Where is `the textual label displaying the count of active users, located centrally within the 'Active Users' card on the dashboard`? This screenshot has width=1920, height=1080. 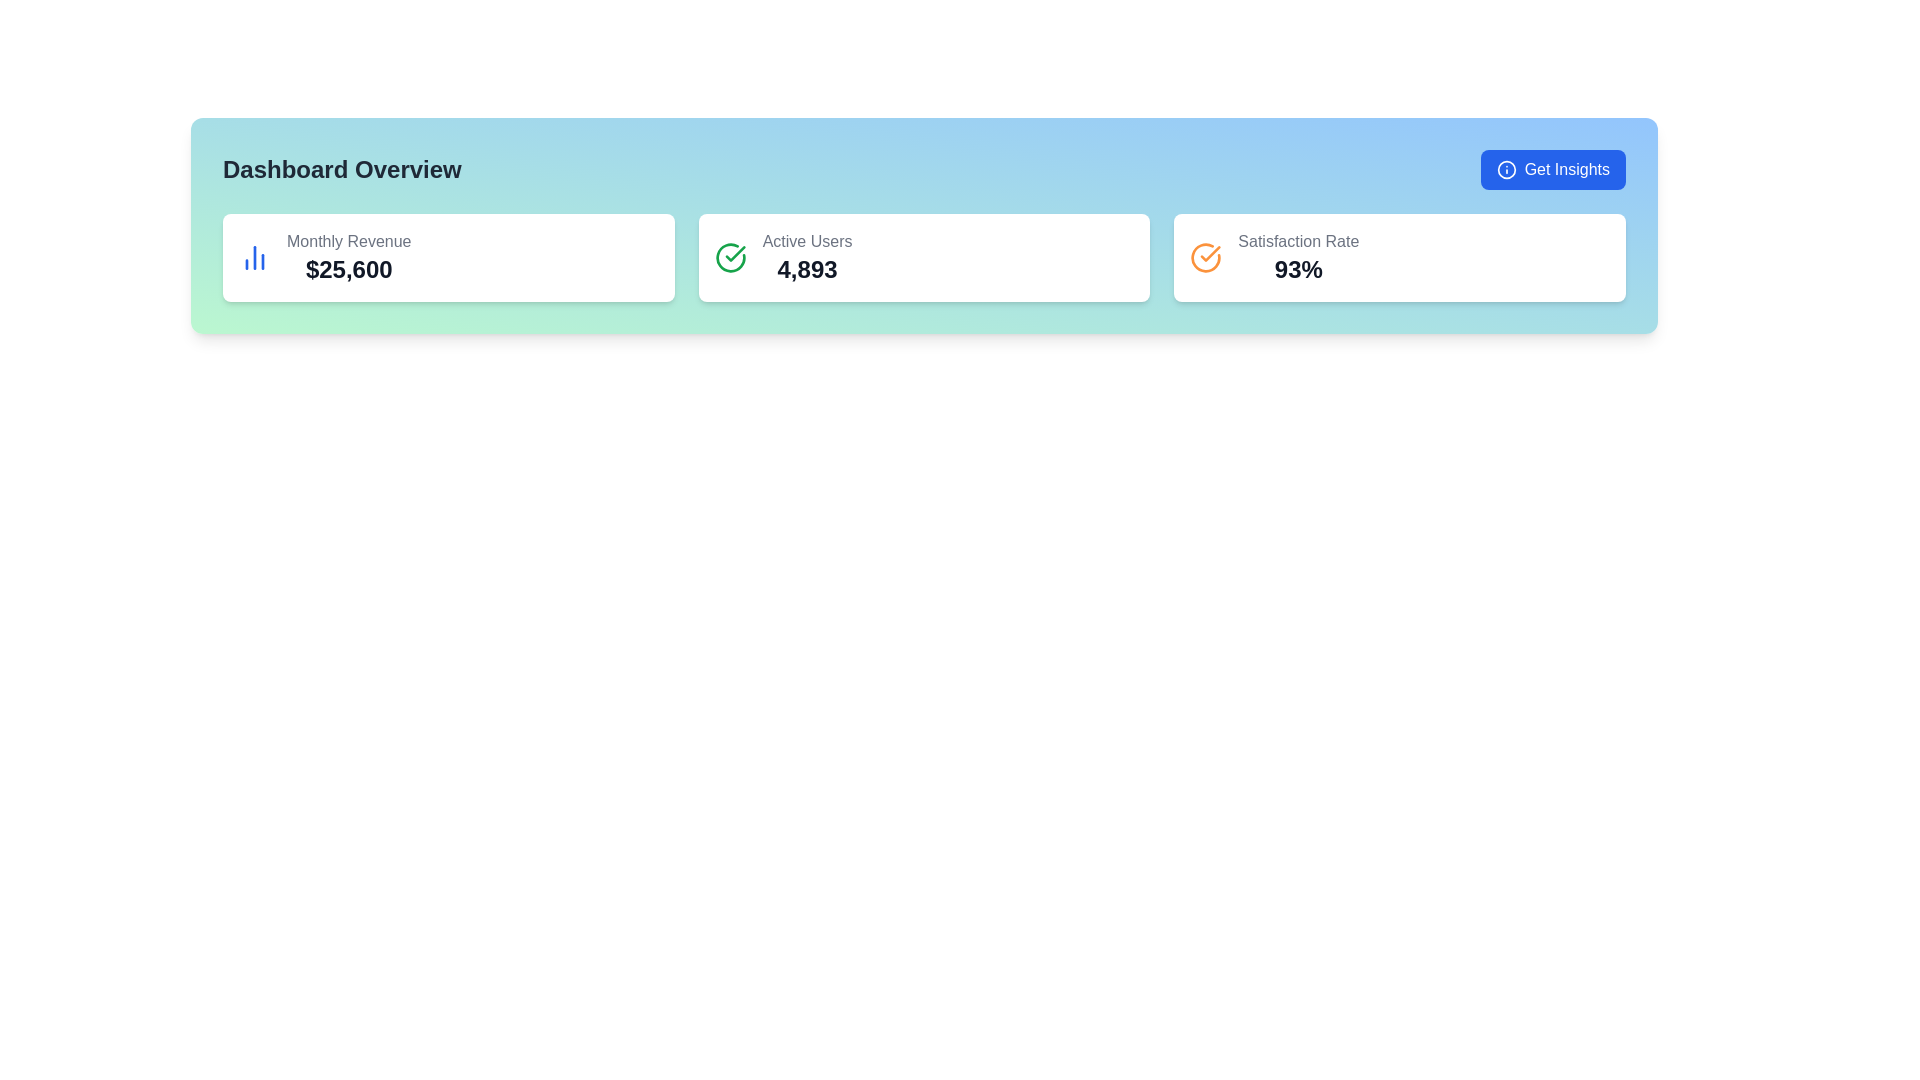 the textual label displaying the count of active users, located centrally within the 'Active Users' card on the dashboard is located at coordinates (807, 270).